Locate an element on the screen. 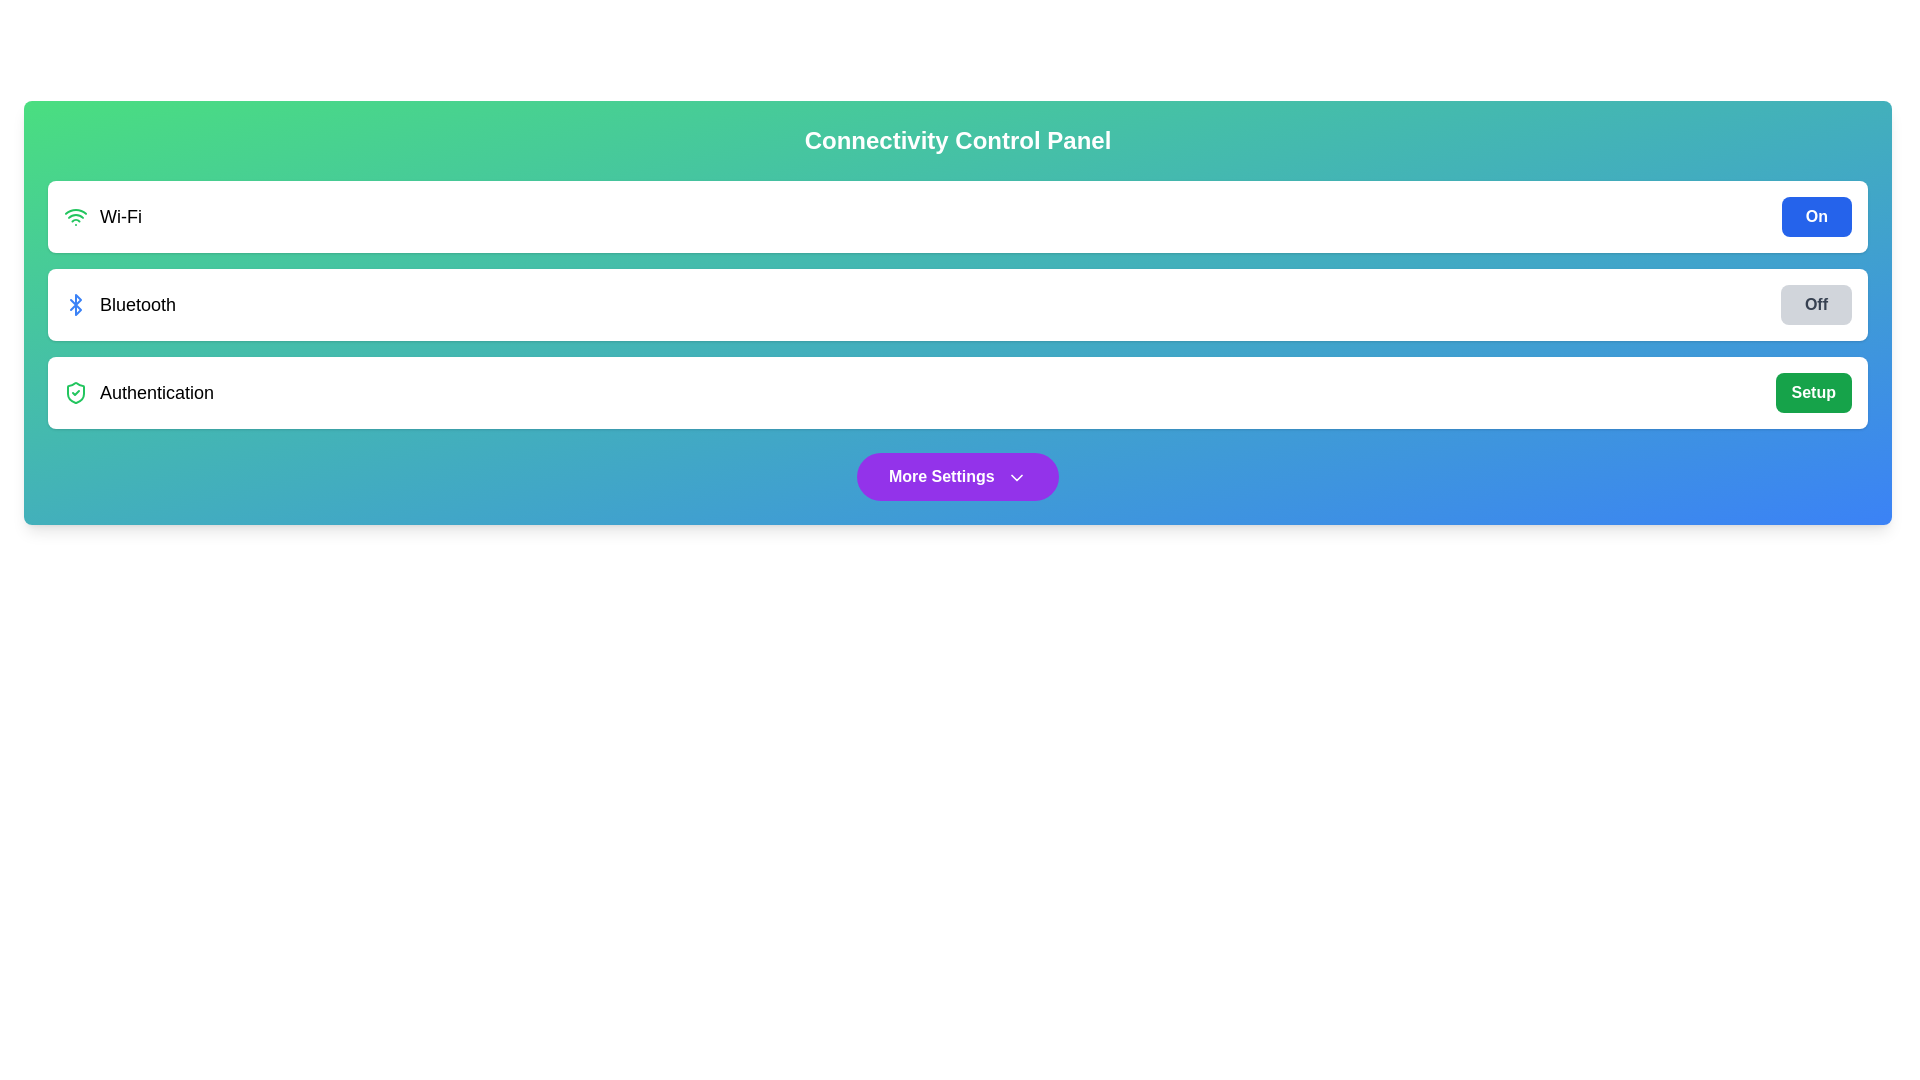 The height and width of the screenshot is (1080, 1920). the chevron-down icon located next to the 'More Settings' text on the purple button is located at coordinates (1017, 477).